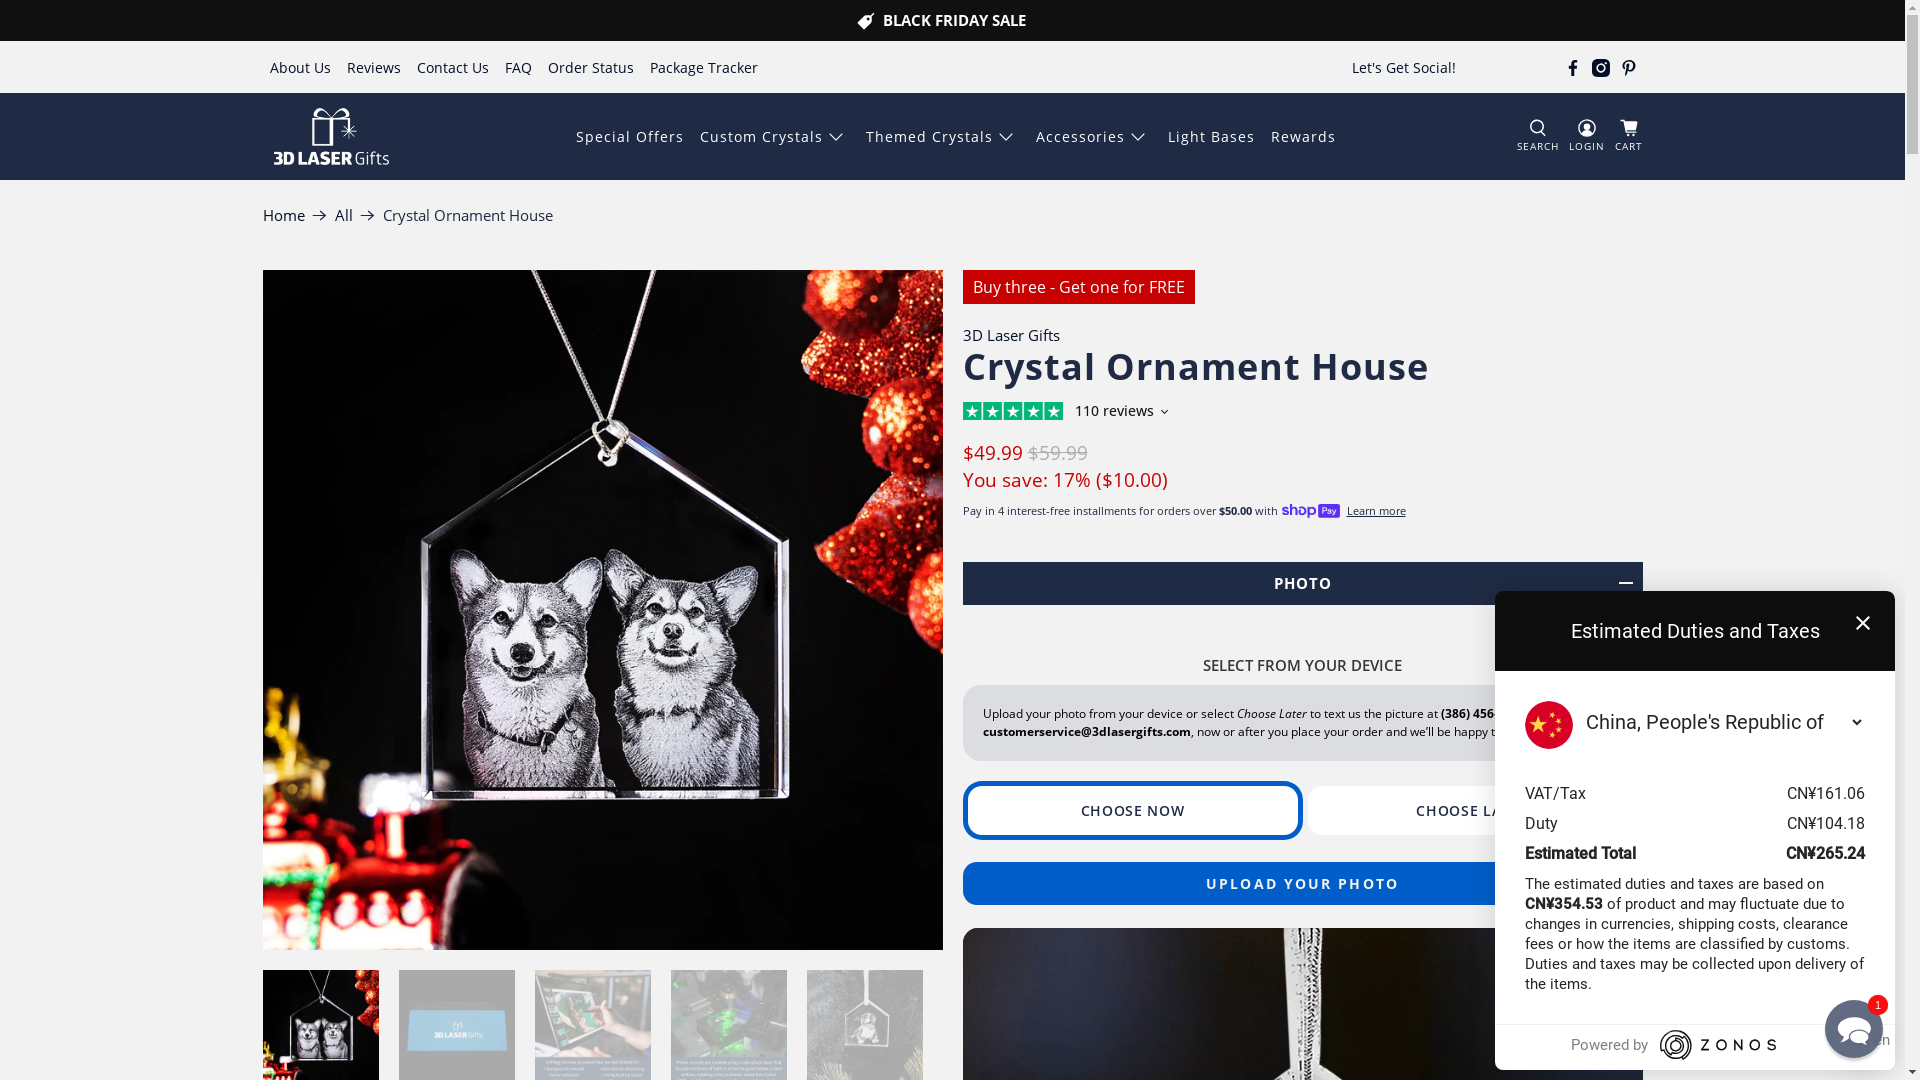 The width and height of the screenshot is (1920, 1080). Describe the element at coordinates (1210, 135) in the screenshot. I see `'Light Bases'` at that location.